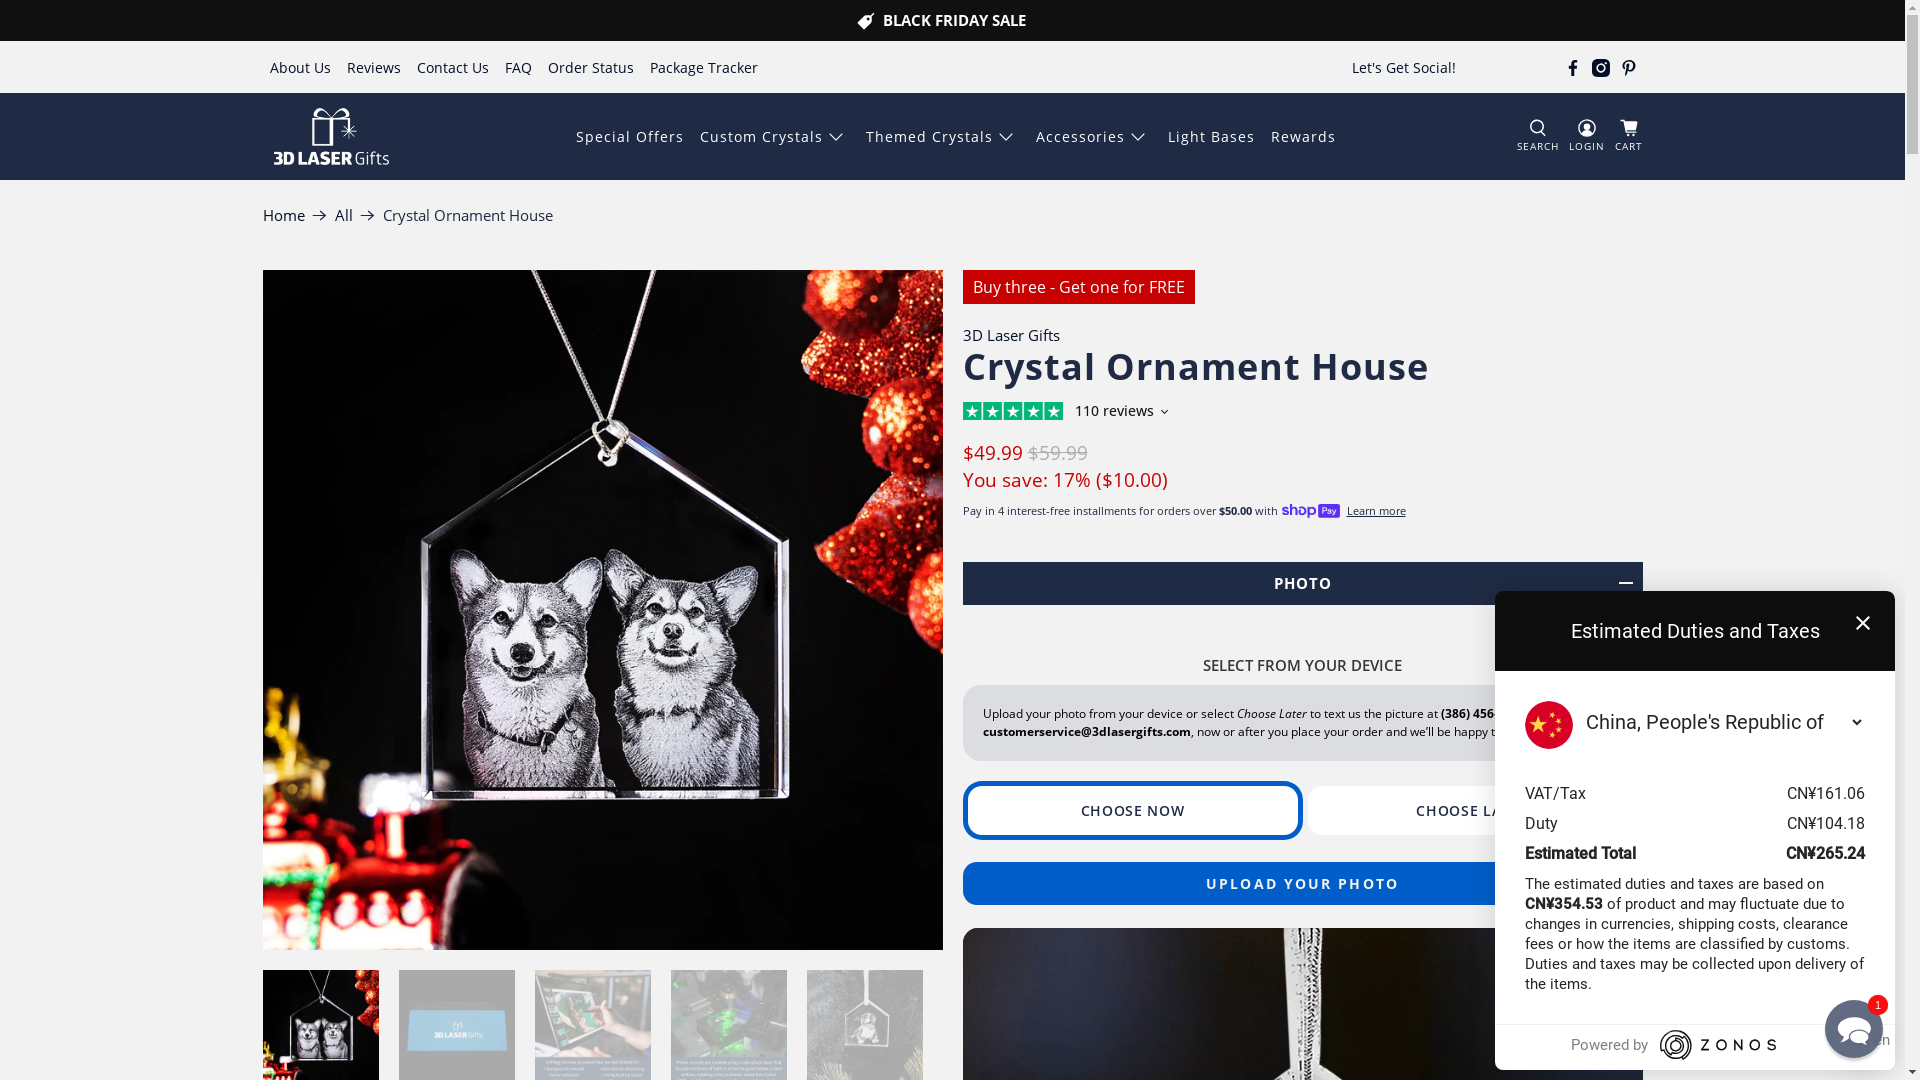 The width and height of the screenshot is (1920, 1080). Describe the element at coordinates (1210, 135) in the screenshot. I see `'Light Bases'` at that location.